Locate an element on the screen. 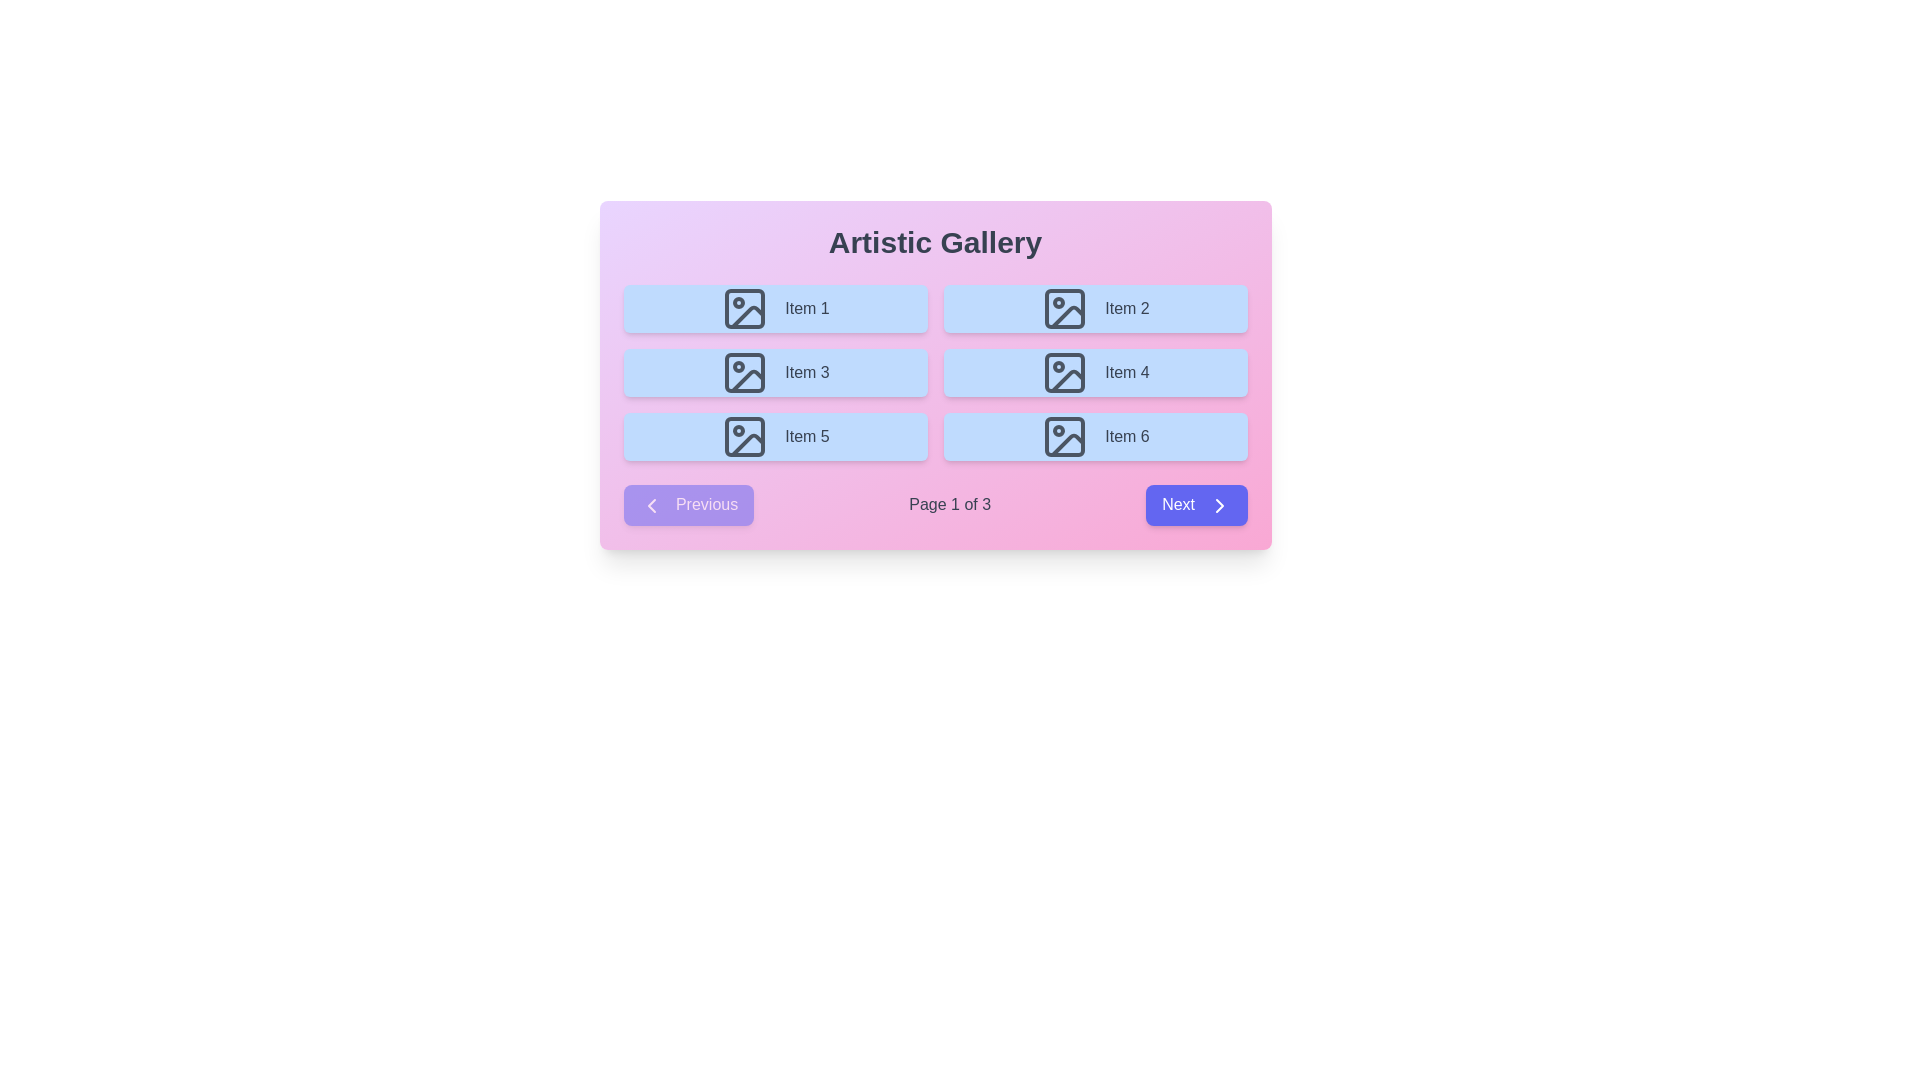 The image size is (1920, 1080). visual properties of the first image icon in the 'Artistic Gallery' component, which is a rectangular icon with rounded corners depicting a mountain and sun or moon is located at coordinates (744, 308).